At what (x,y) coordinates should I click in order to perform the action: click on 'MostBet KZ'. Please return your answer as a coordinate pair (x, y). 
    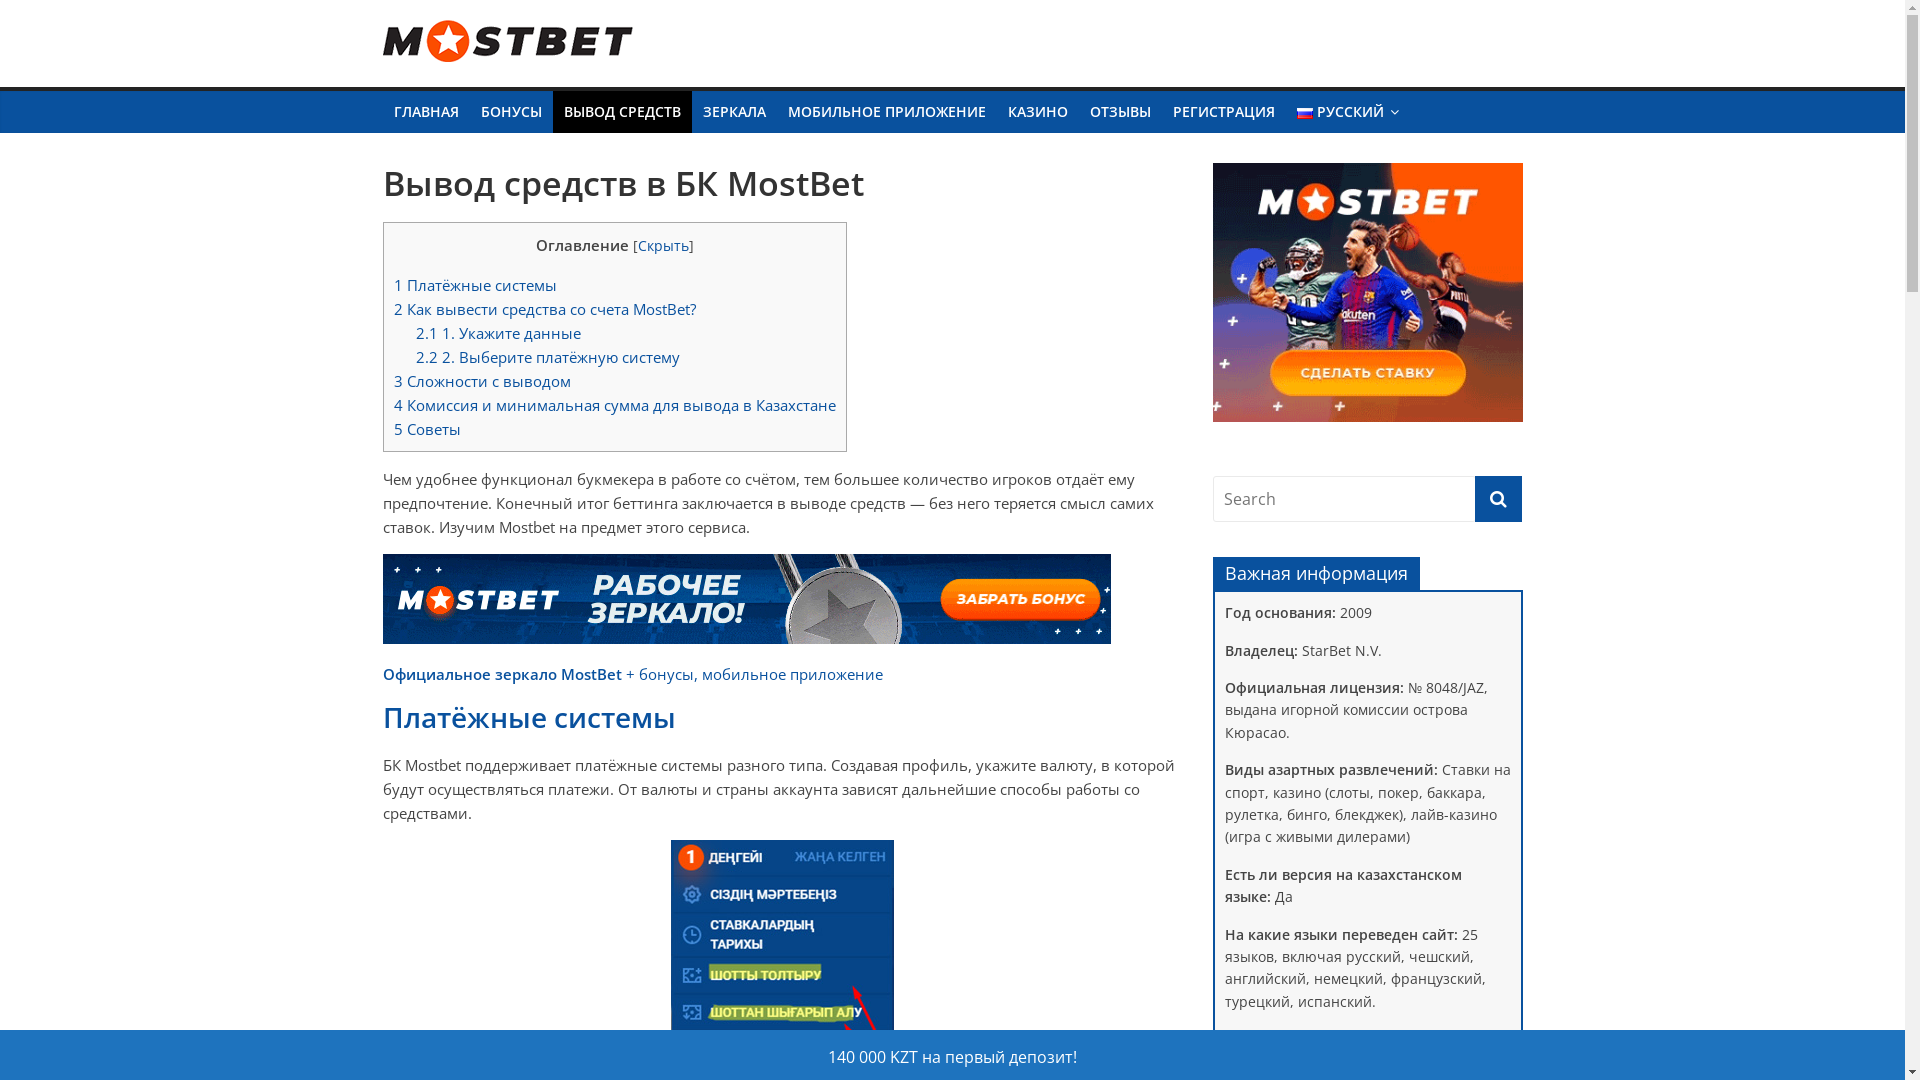
    Looking at the image, I should click on (470, 72).